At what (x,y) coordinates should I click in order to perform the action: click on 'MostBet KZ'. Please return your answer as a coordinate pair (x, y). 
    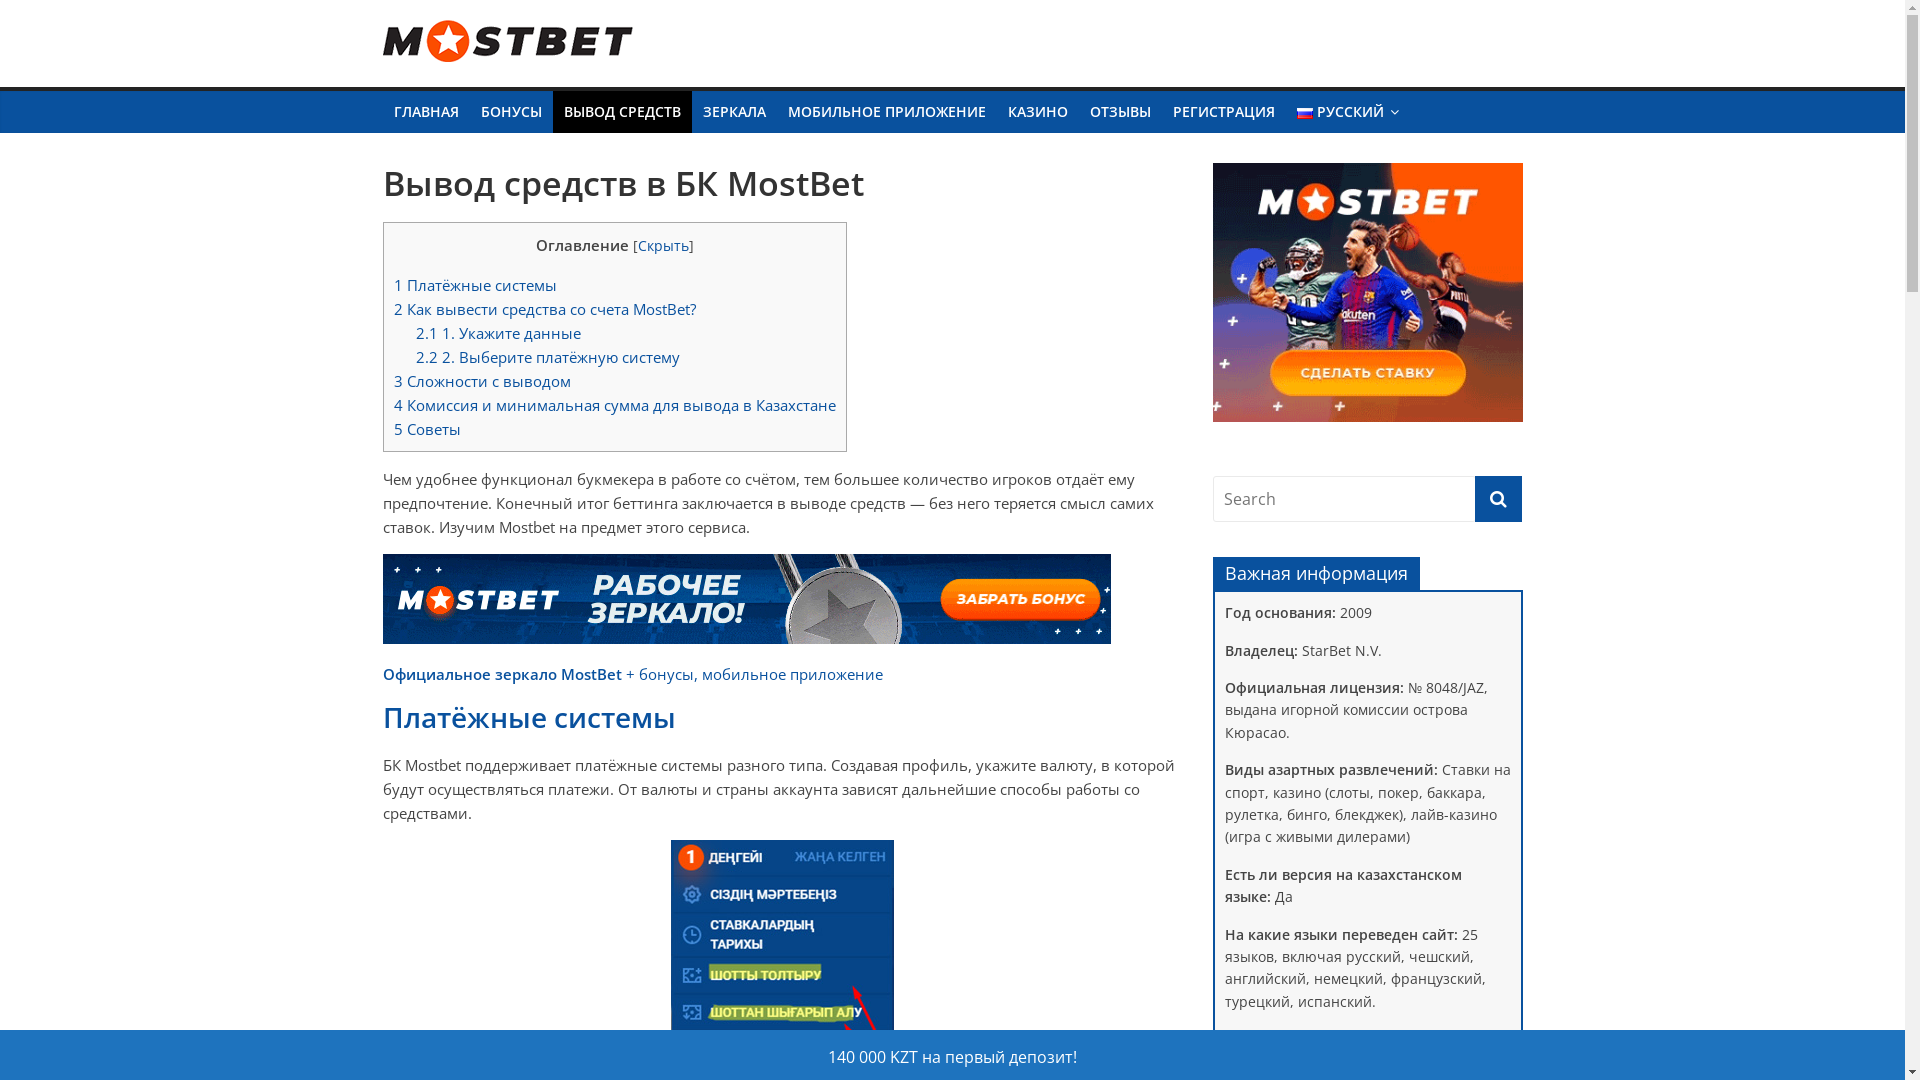
    Looking at the image, I should click on (470, 72).